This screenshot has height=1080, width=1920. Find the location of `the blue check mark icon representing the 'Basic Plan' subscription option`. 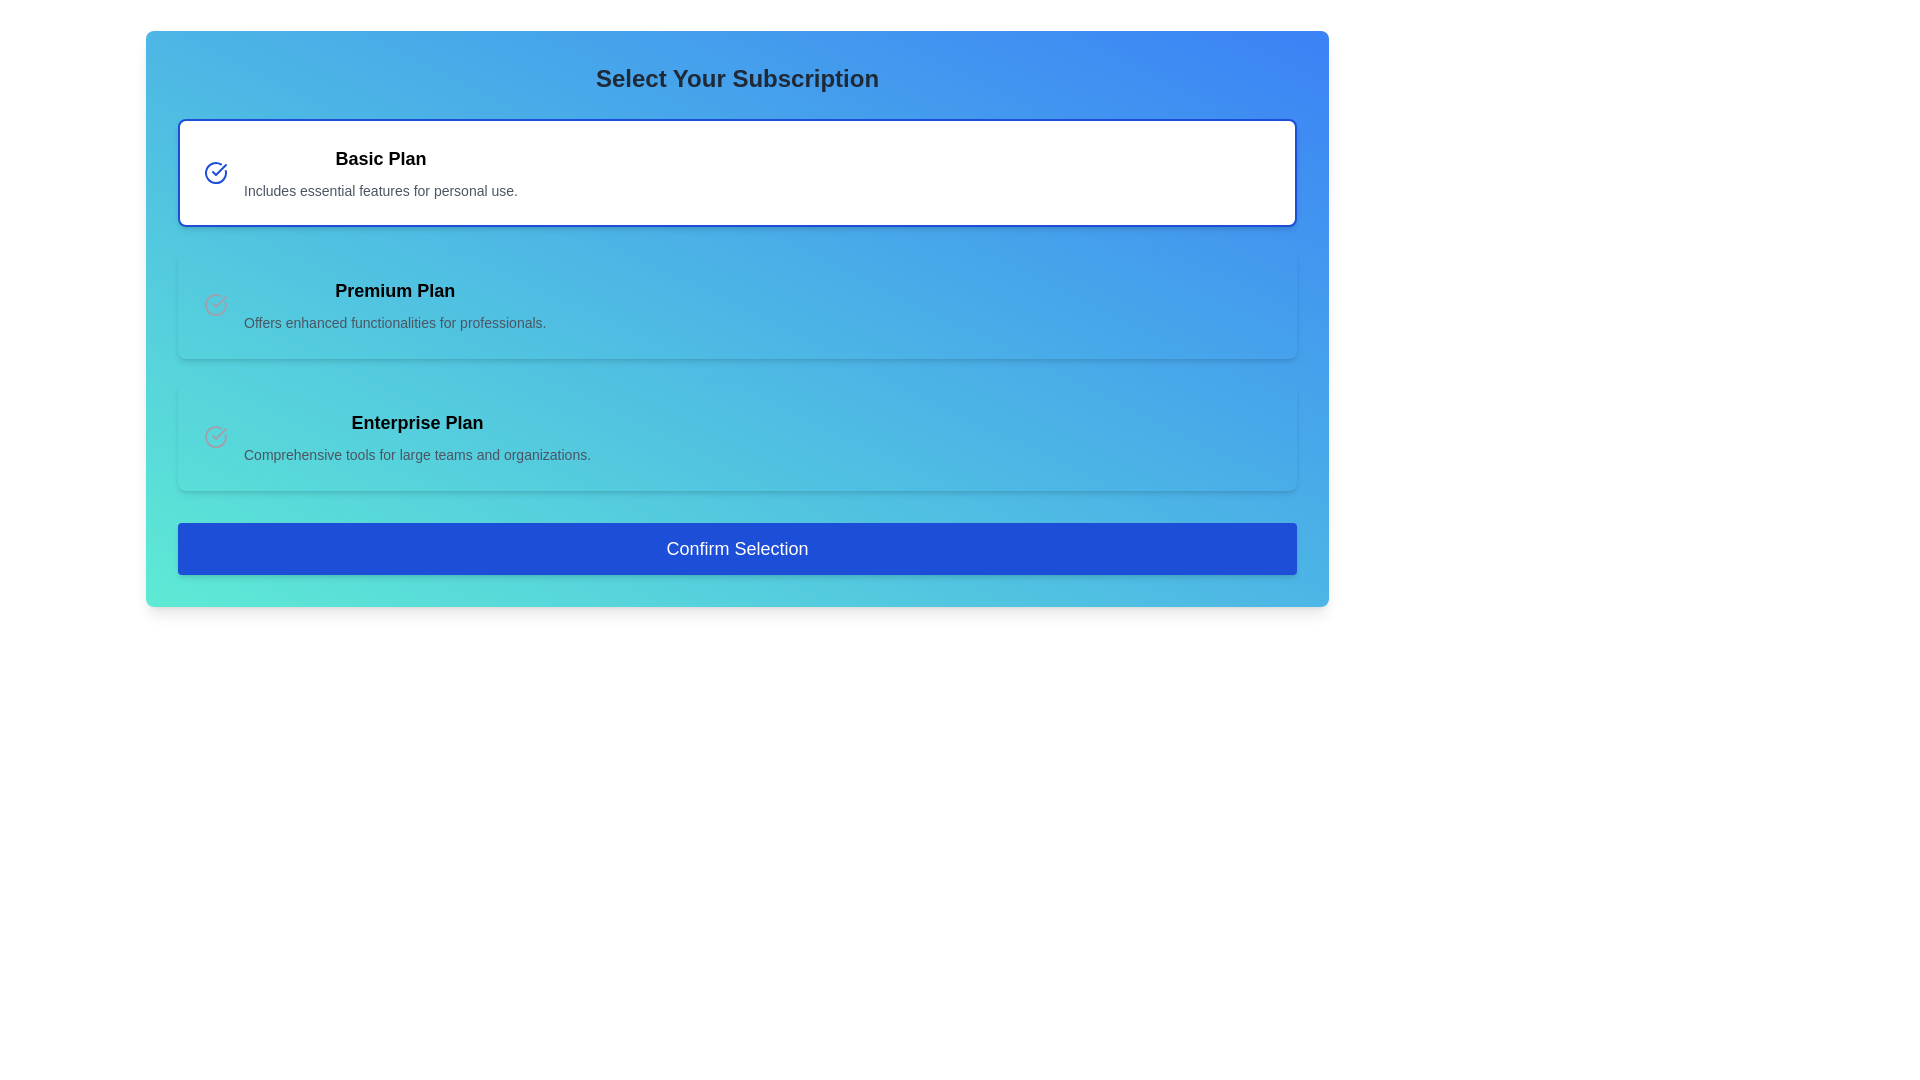

the blue check mark icon representing the 'Basic Plan' subscription option is located at coordinates (219, 168).